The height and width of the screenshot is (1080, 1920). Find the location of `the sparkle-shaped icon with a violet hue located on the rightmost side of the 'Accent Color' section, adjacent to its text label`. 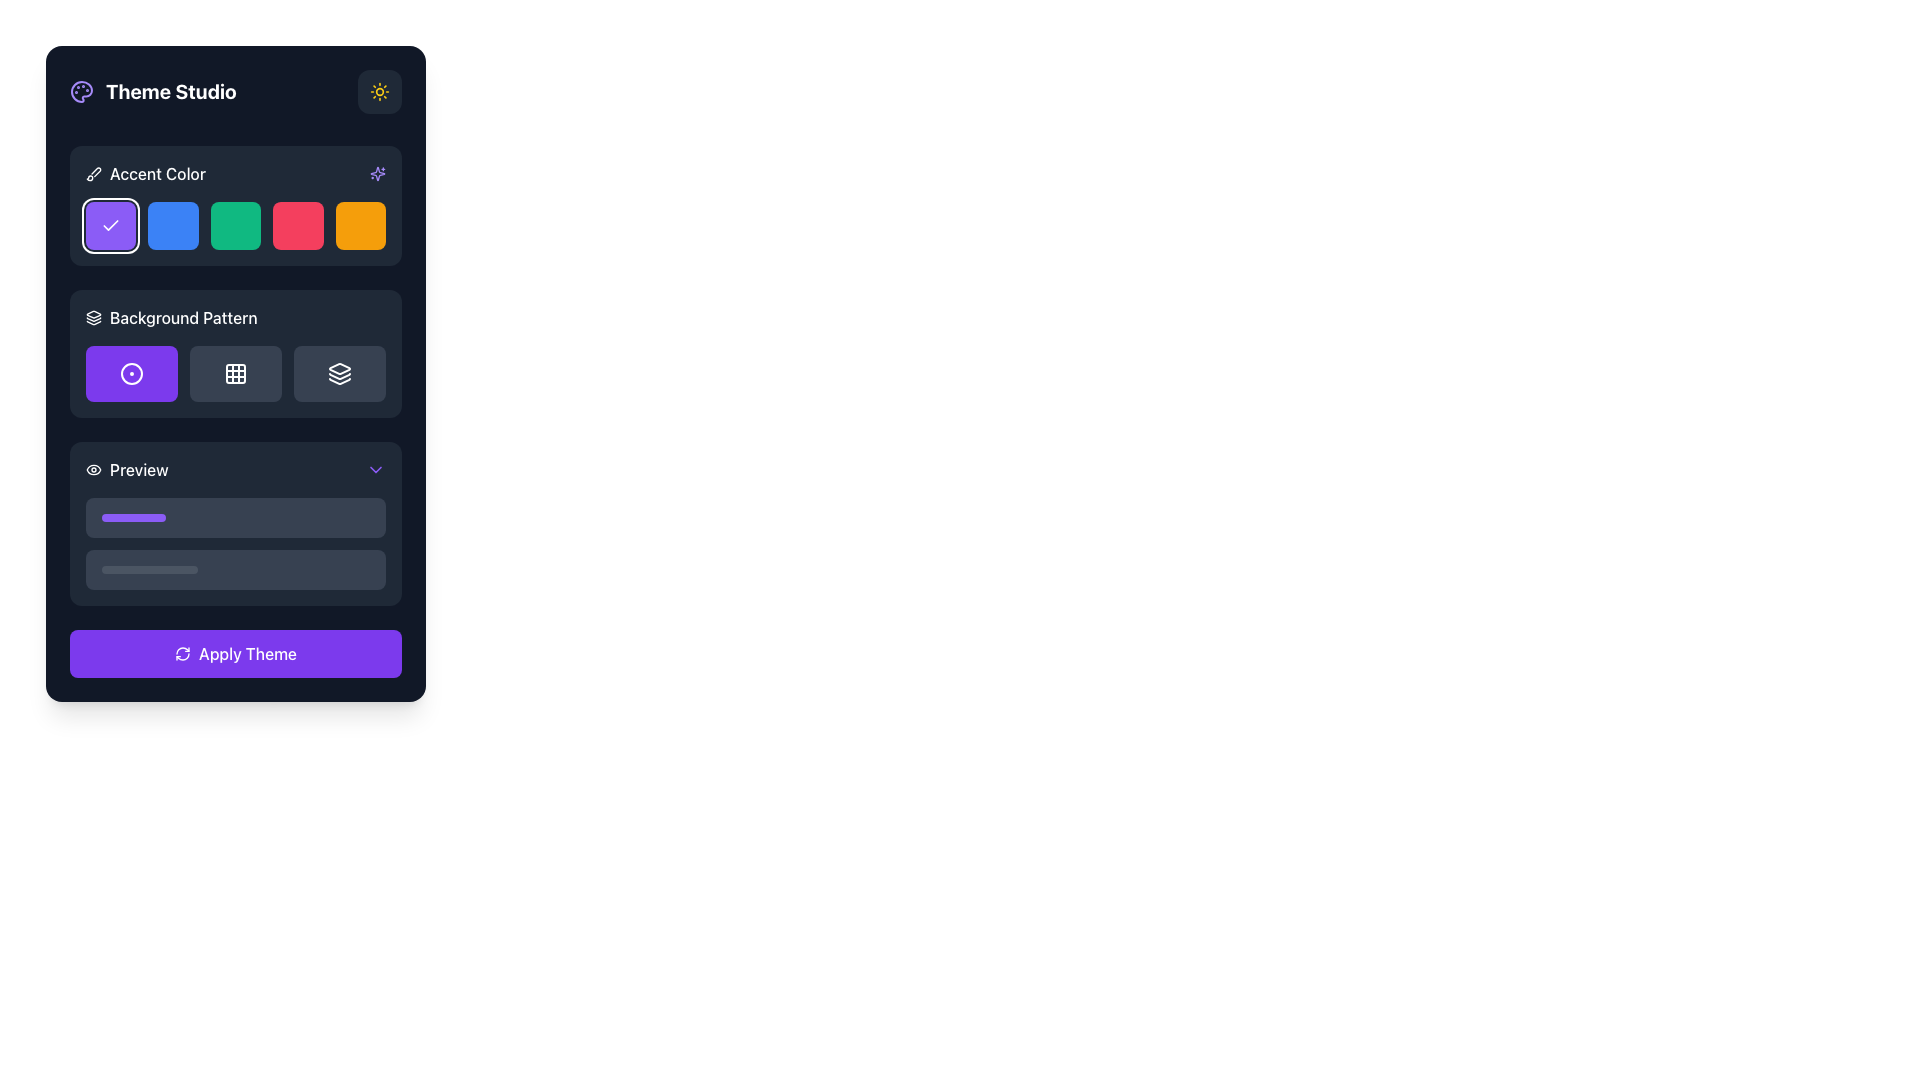

the sparkle-shaped icon with a violet hue located on the rightmost side of the 'Accent Color' section, adjacent to its text label is located at coordinates (378, 172).